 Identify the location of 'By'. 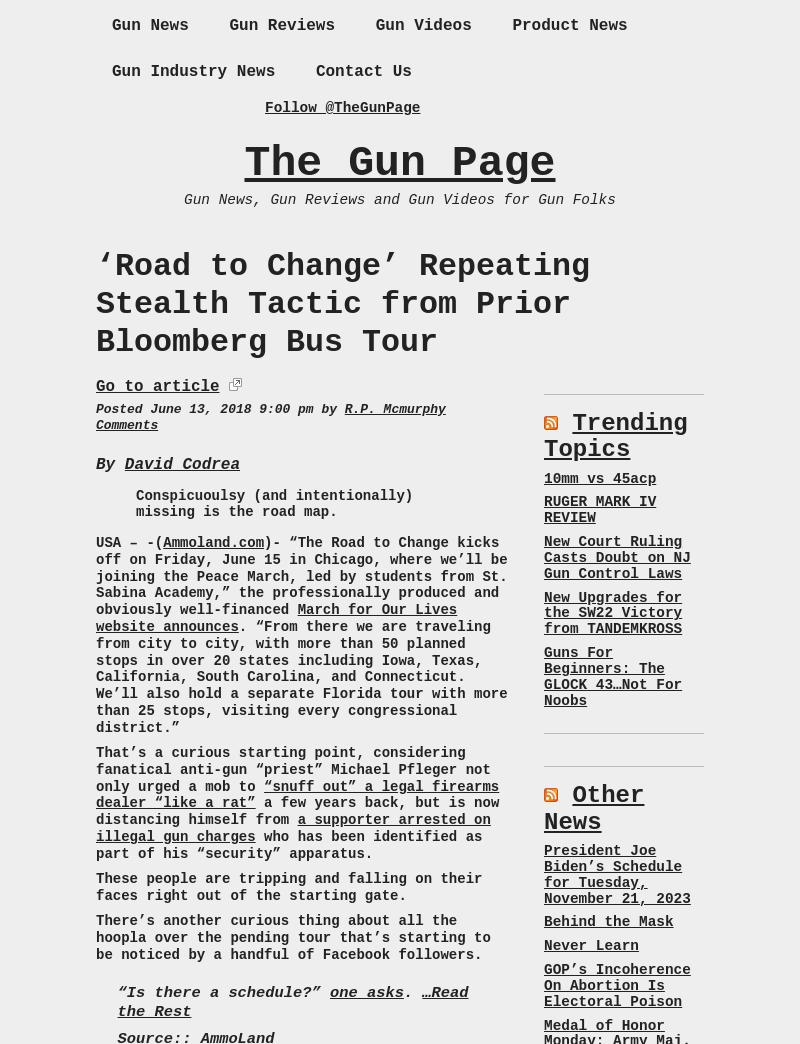
(109, 463).